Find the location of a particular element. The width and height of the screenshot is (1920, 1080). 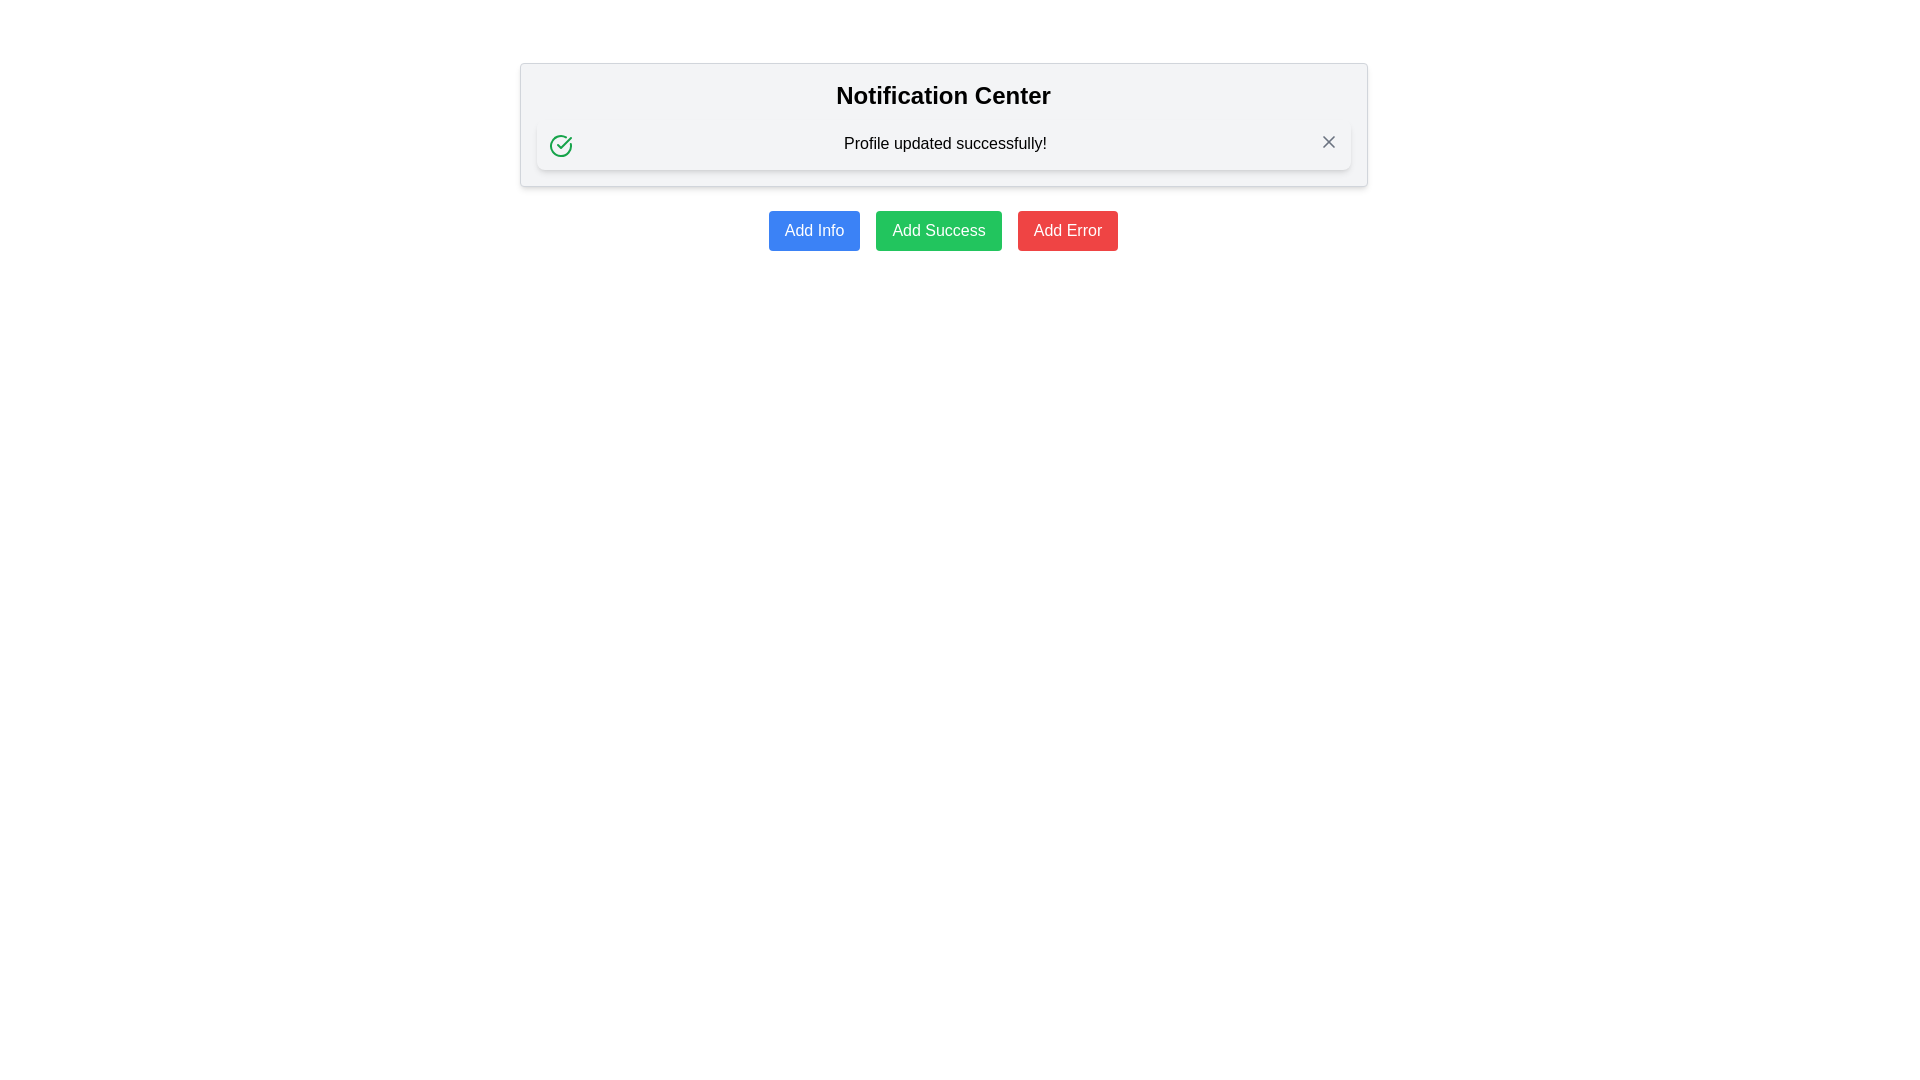

the Close button located at the far right side of the notification box that reads 'Profile updated successfully!' is located at coordinates (1328, 141).